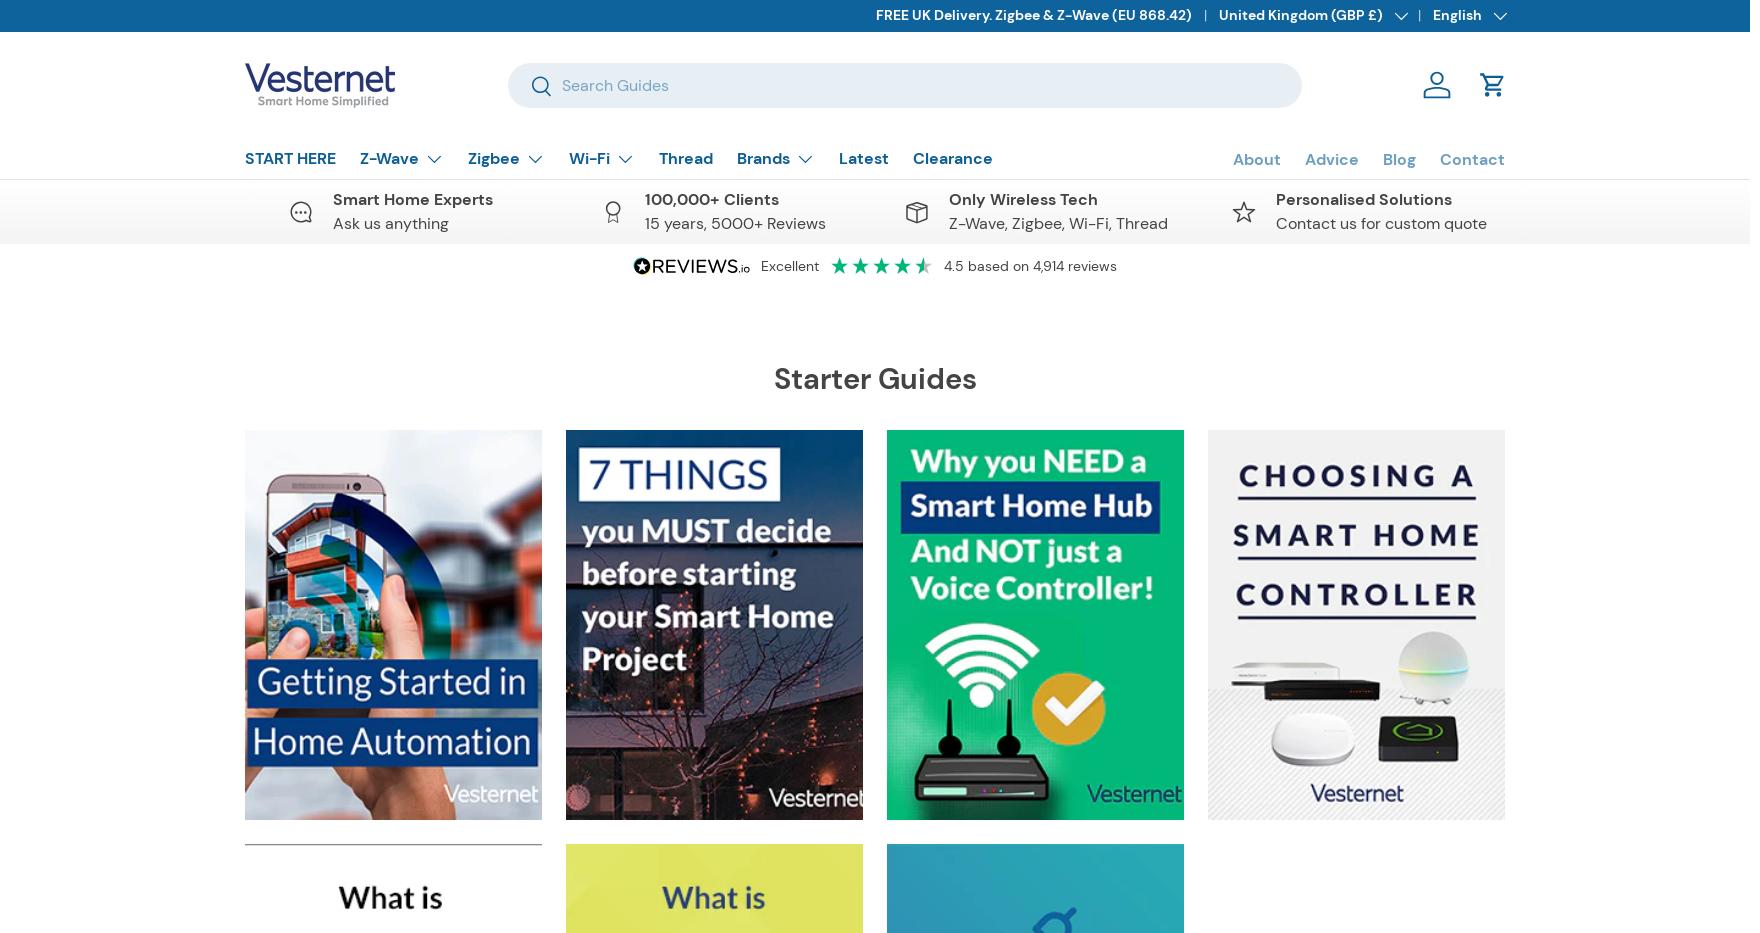  What do you see at coordinates (1090, 264) in the screenshot?
I see `'reviews'` at bounding box center [1090, 264].